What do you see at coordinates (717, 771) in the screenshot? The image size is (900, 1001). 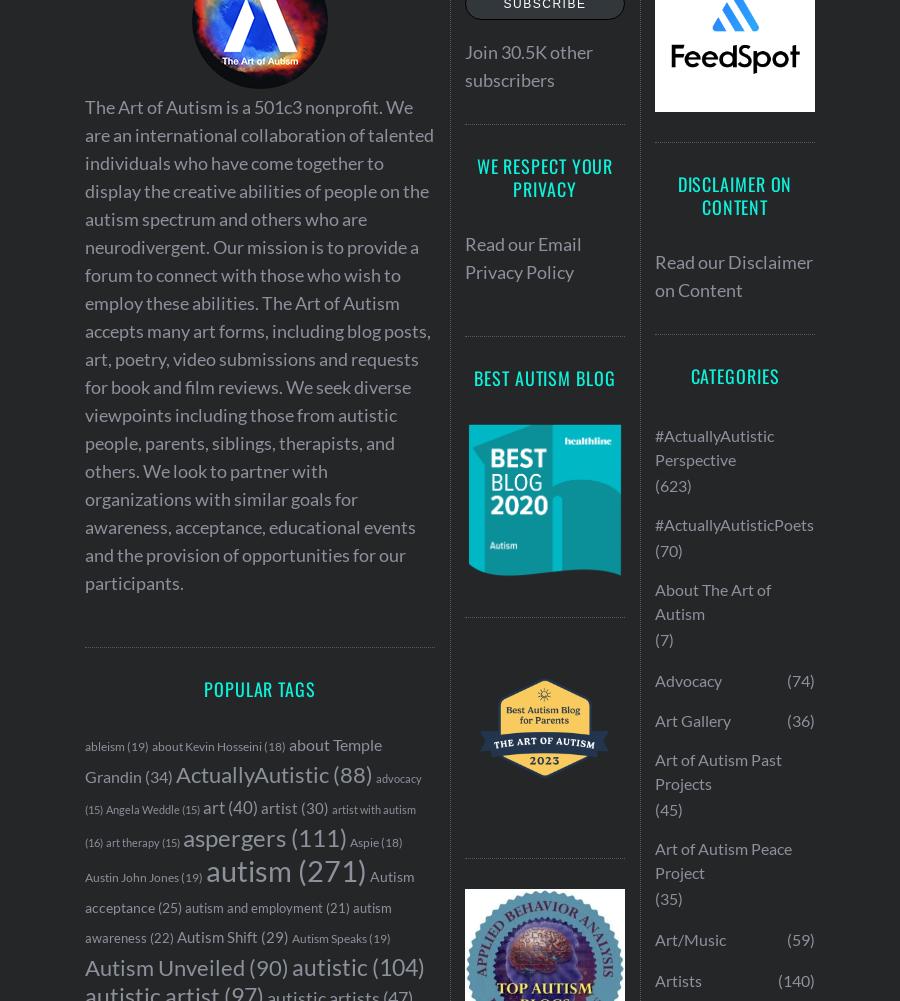 I see `'Art of Autism Past Projects'` at bounding box center [717, 771].